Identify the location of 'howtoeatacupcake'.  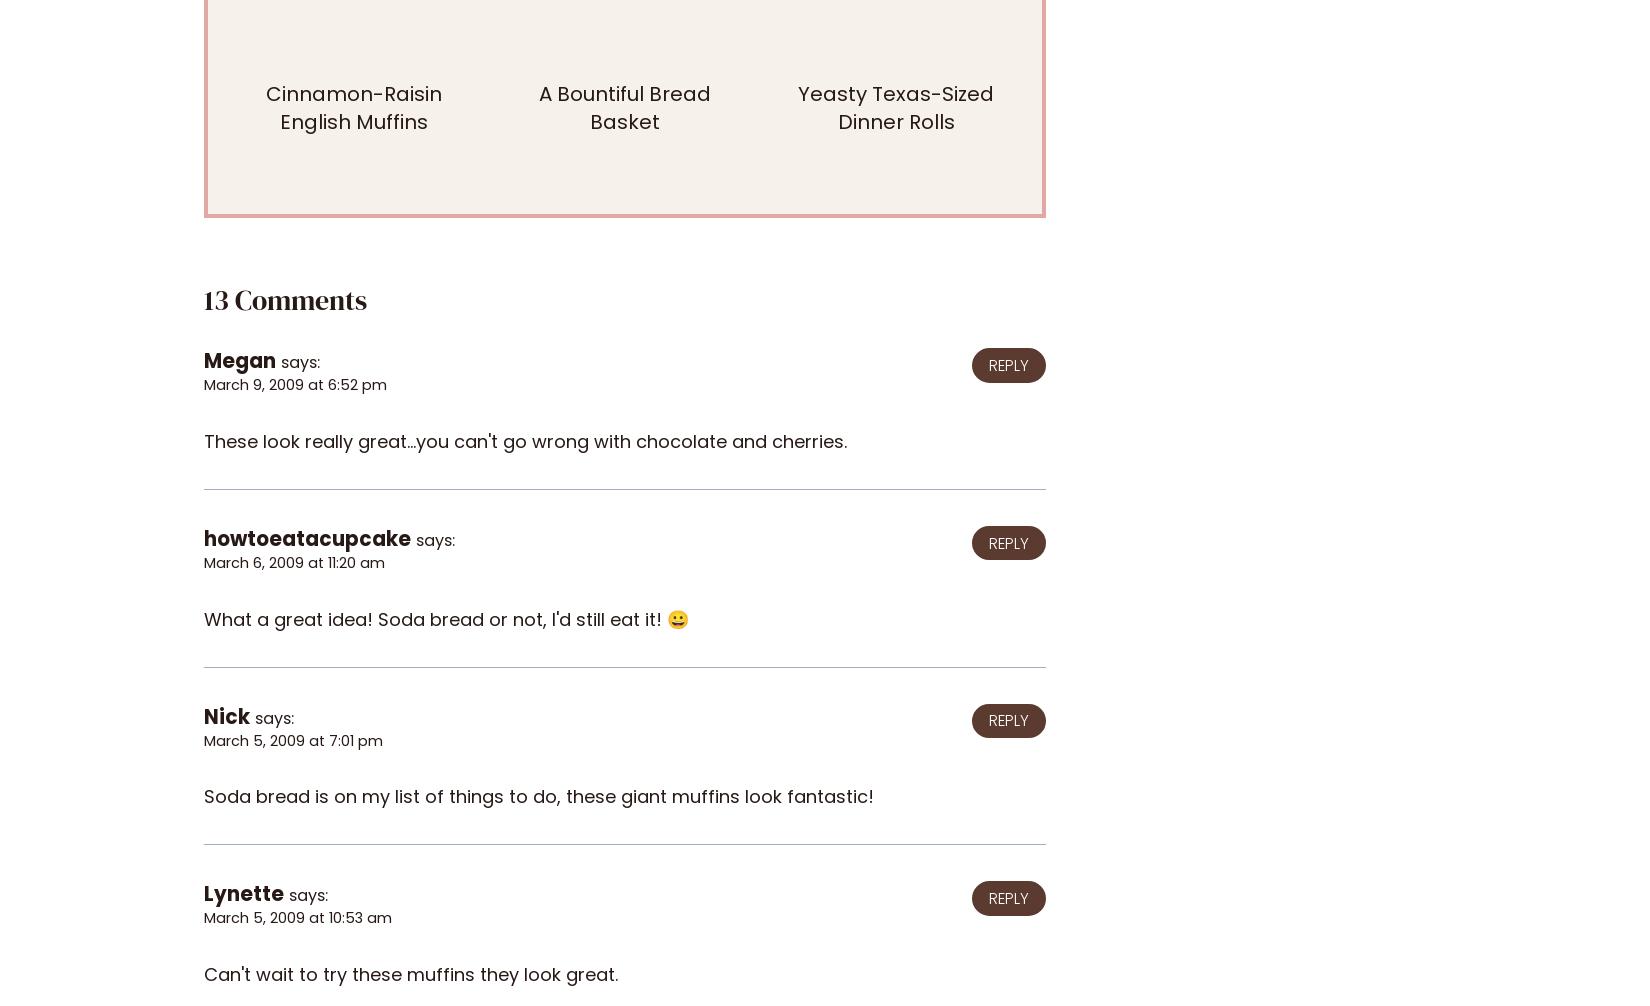
(307, 538).